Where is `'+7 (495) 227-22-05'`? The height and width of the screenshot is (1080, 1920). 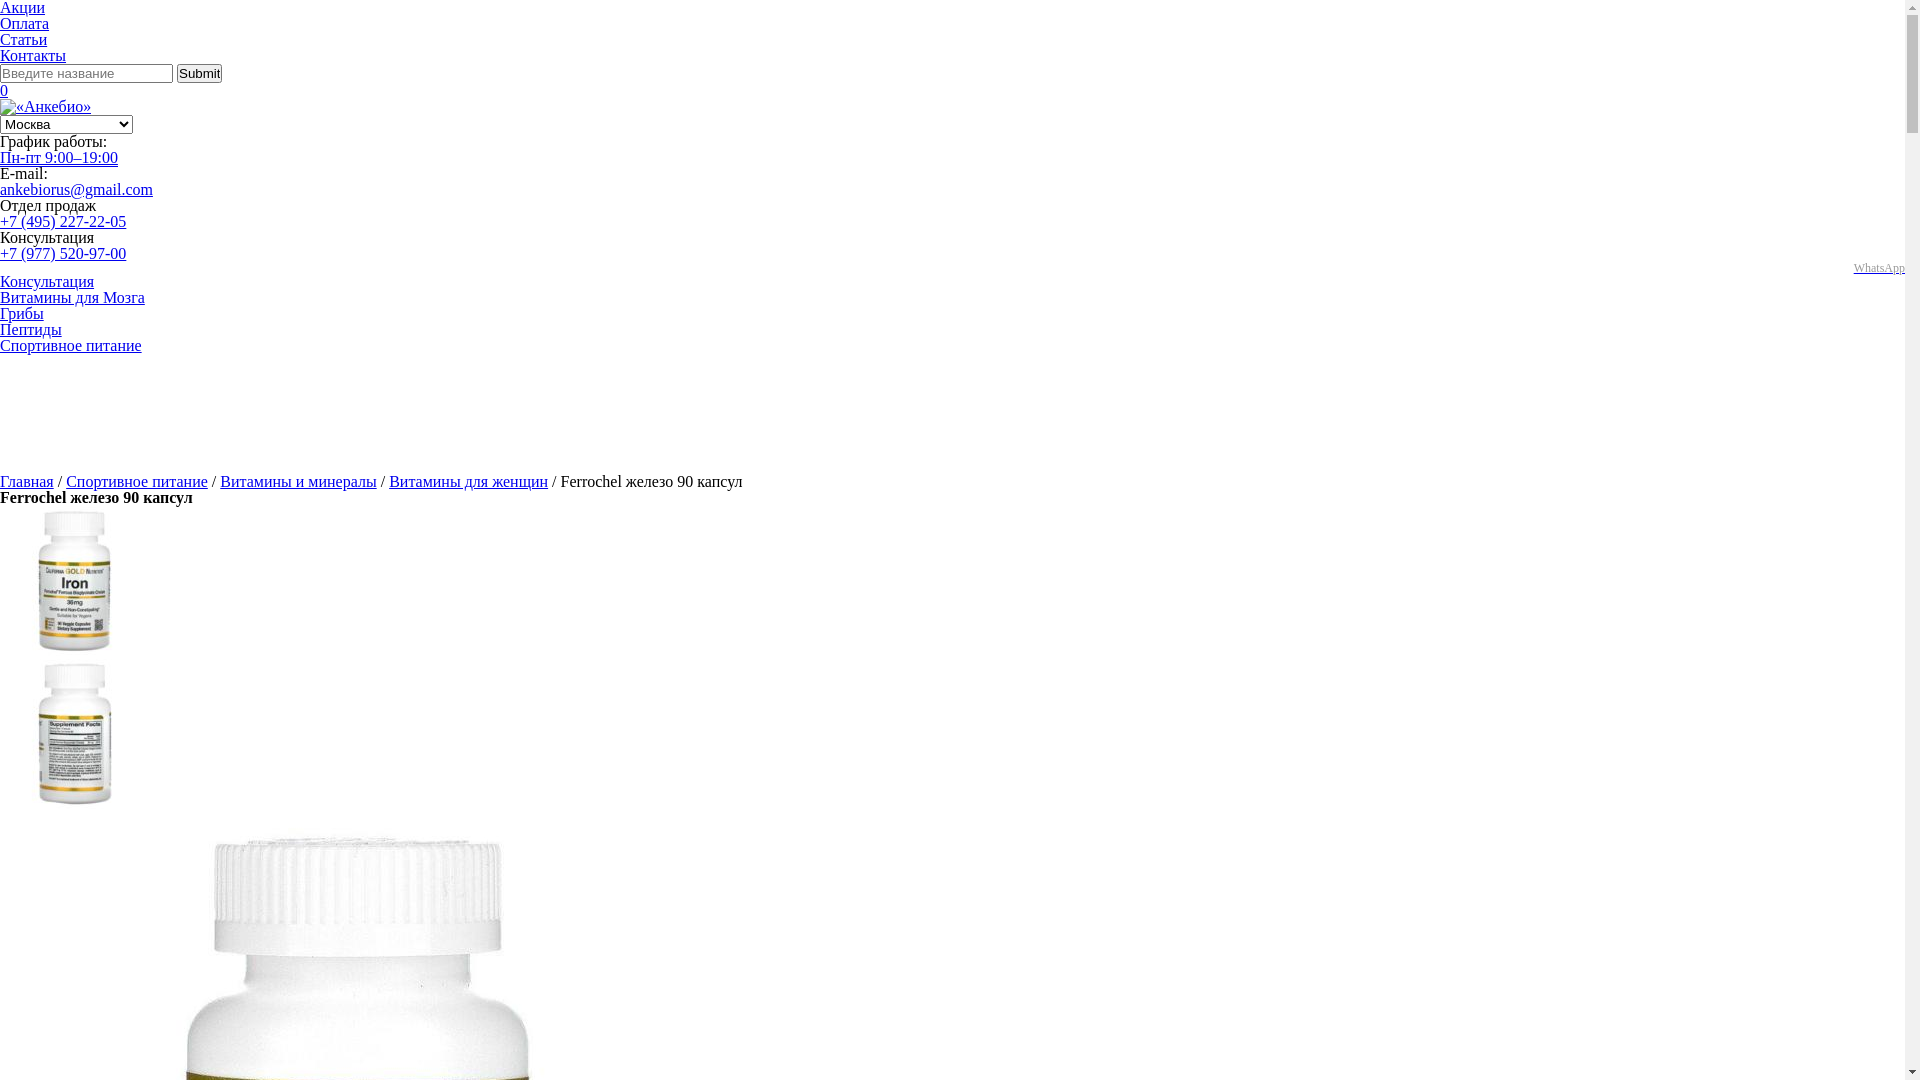 '+7 (495) 227-22-05' is located at coordinates (0, 221).